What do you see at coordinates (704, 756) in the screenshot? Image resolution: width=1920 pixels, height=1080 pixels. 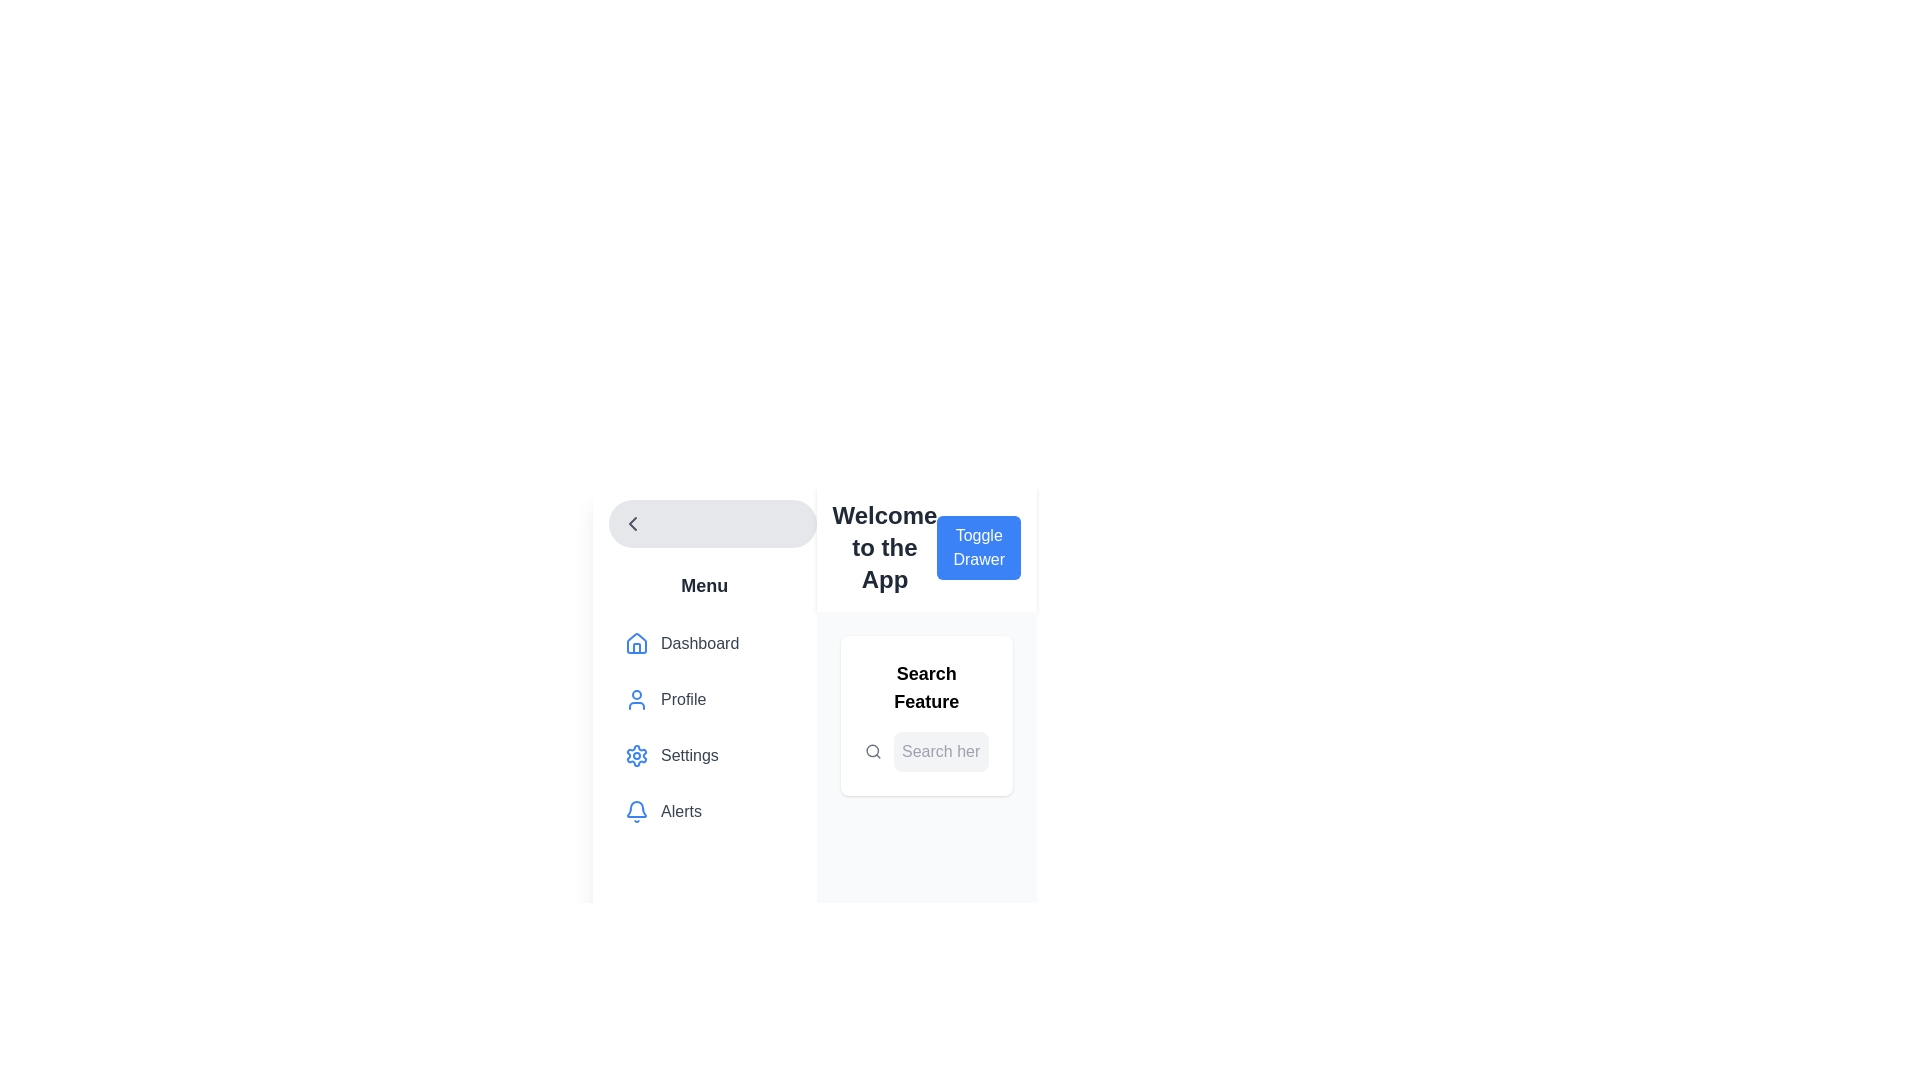 I see `the 'Settings' button, which features a blue gear icon and dark gray text, located in the third position of the navigation menu` at bounding box center [704, 756].